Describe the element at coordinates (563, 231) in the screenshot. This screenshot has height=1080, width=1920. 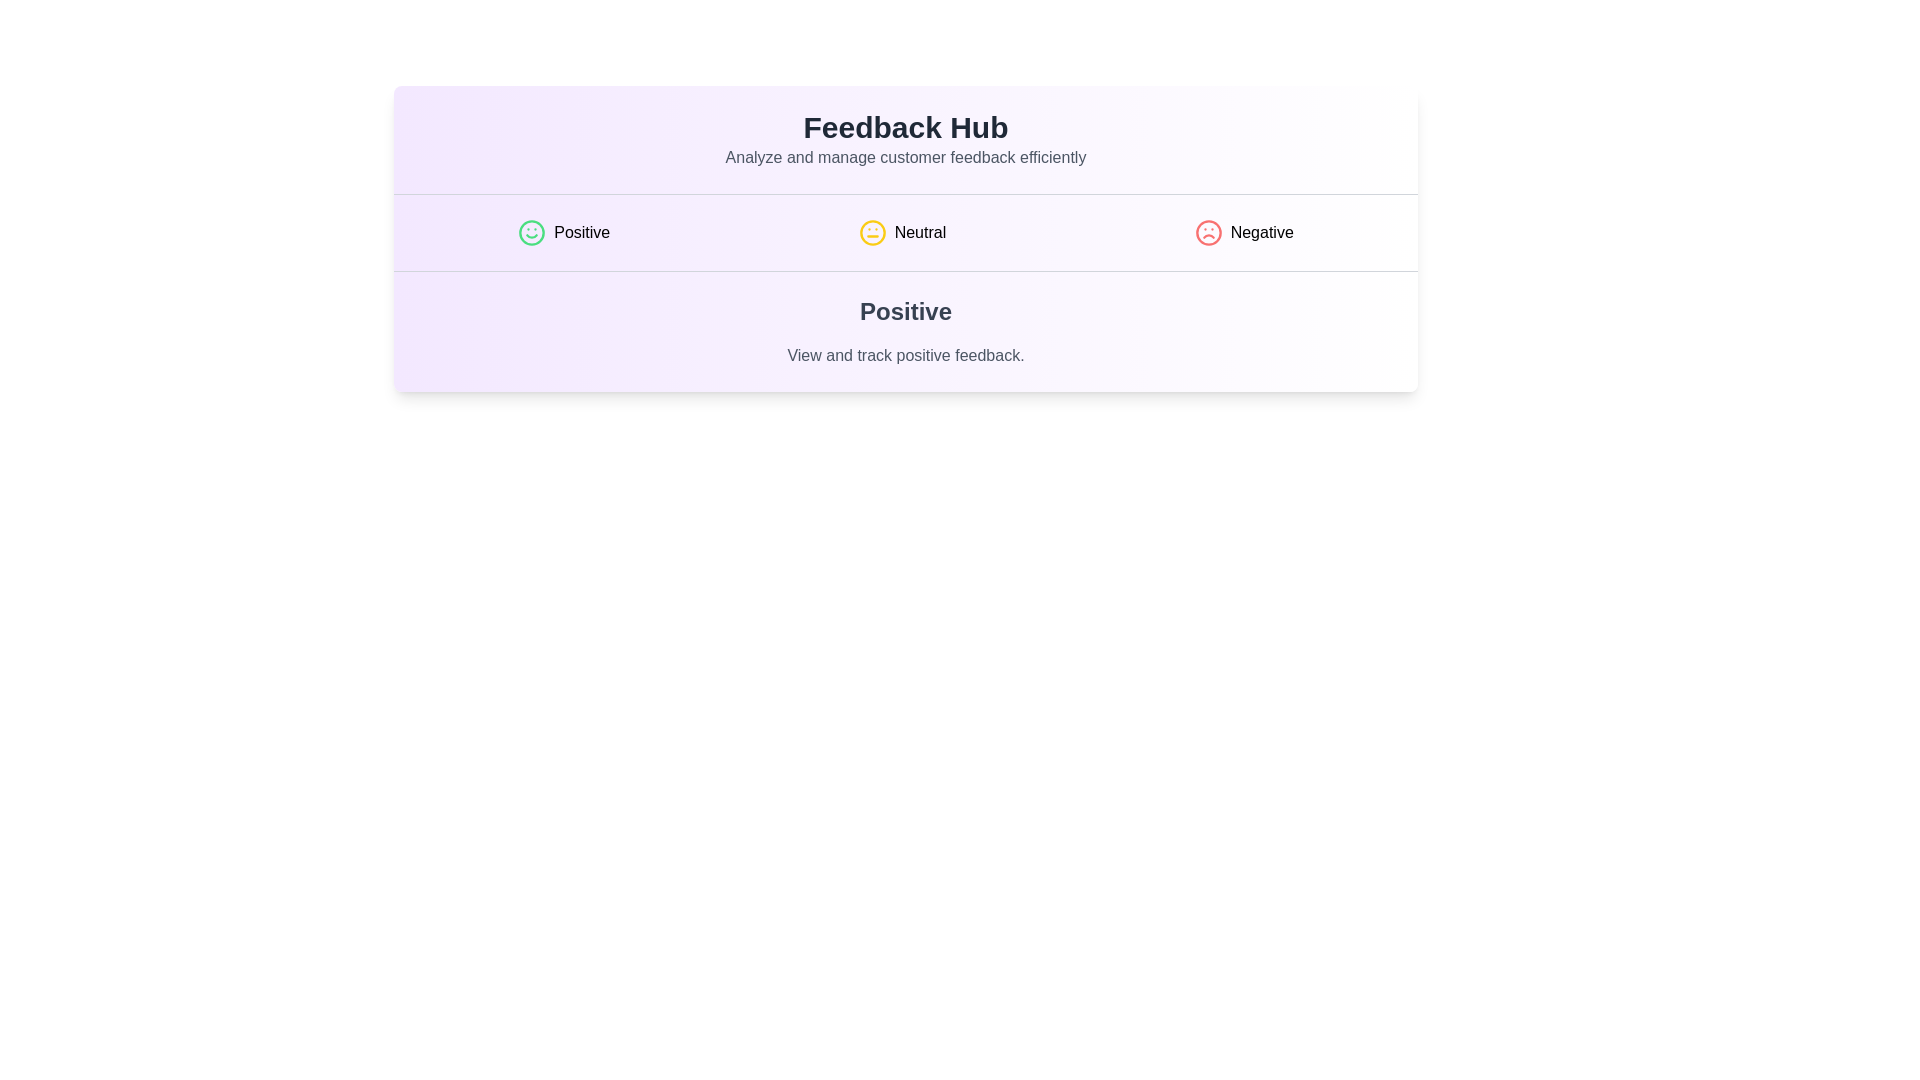
I see `the Positive tab by clicking on its button` at that location.